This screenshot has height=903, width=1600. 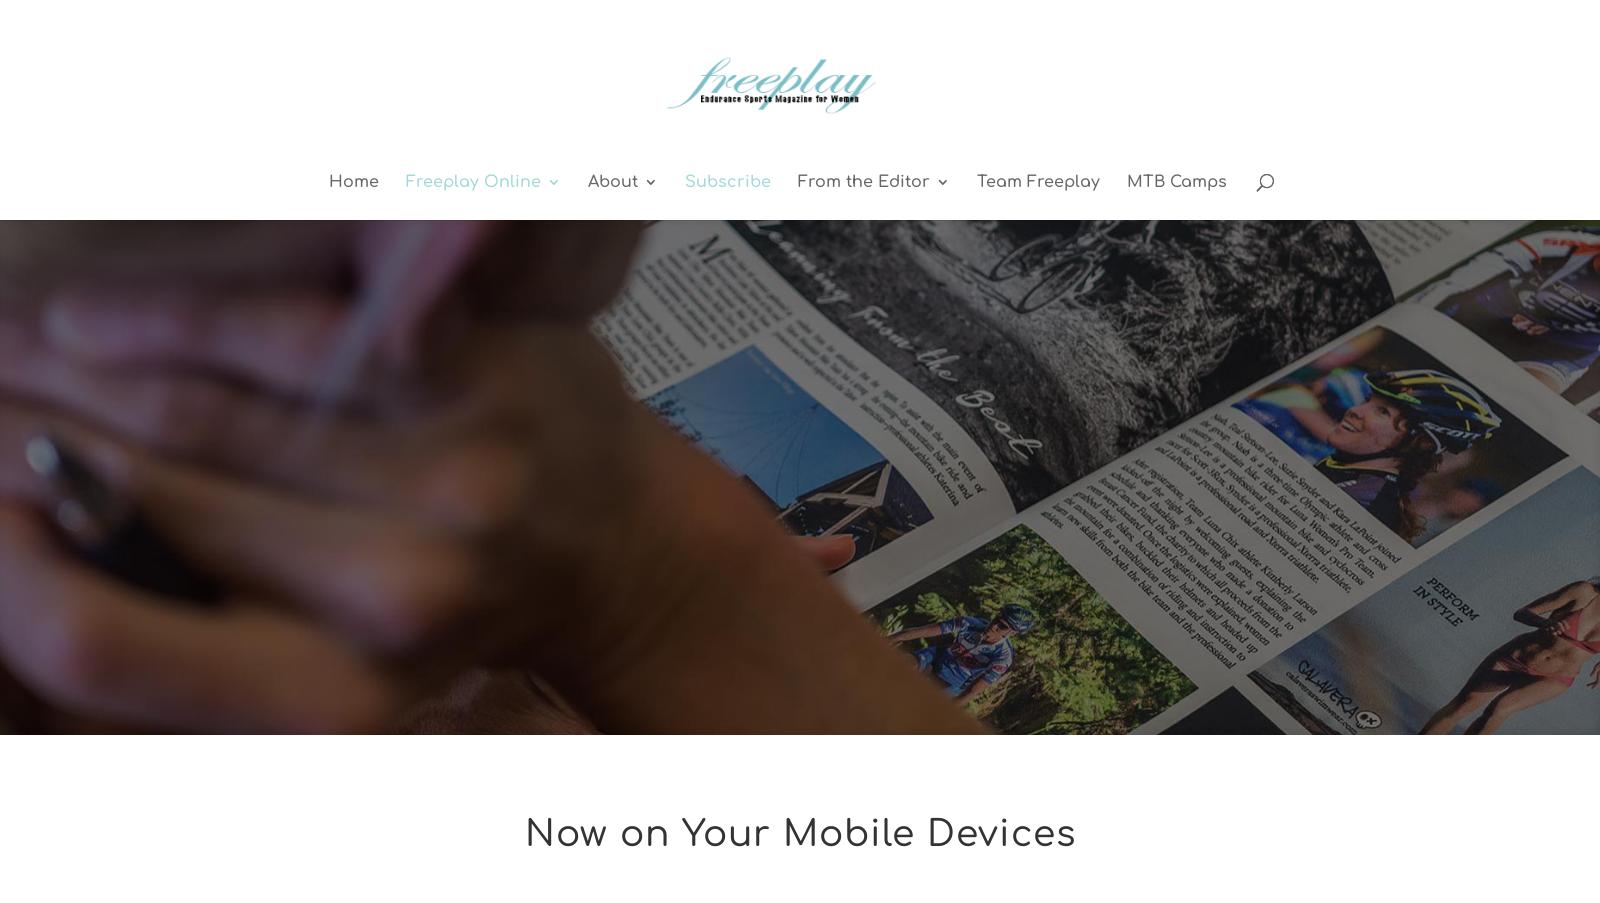 What do you see at coordinates (906, 331) in the screenshot?
I see `'About Stephanie'` at bounding box center [906, 331].